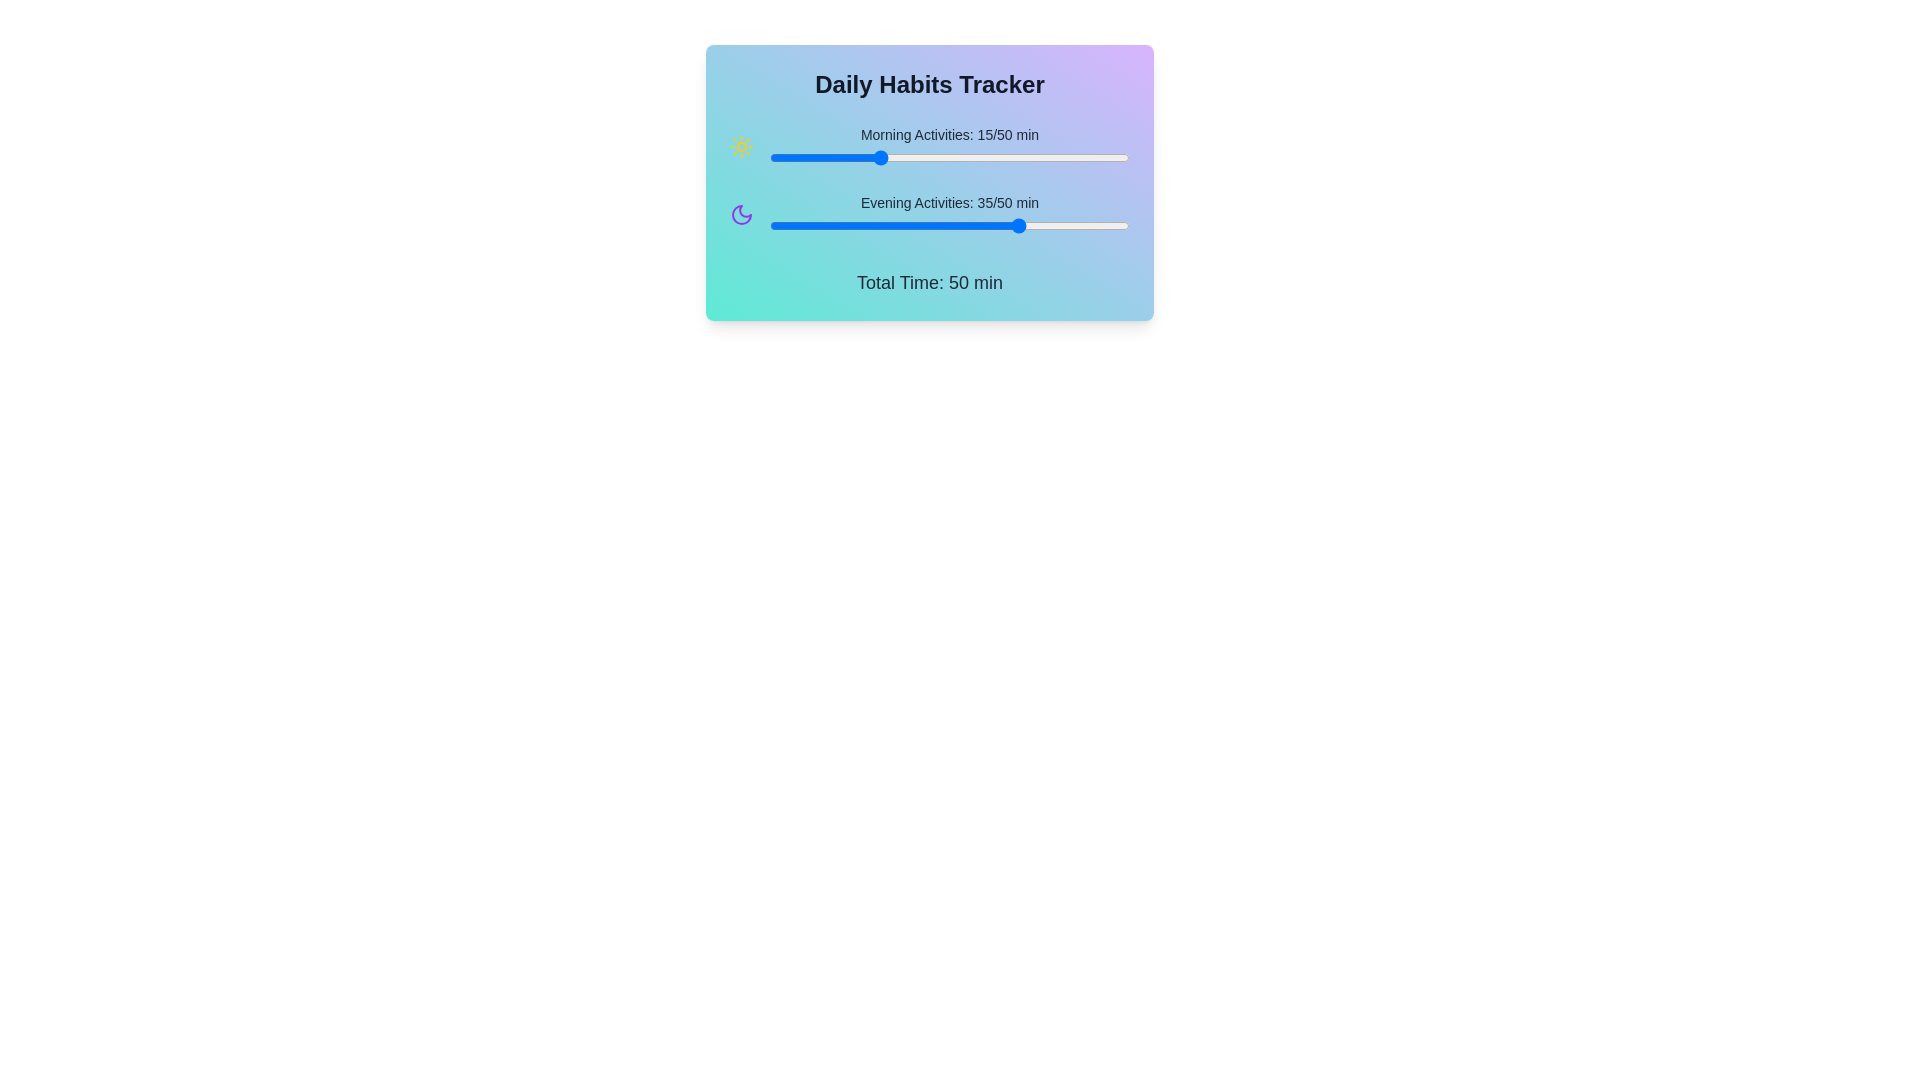 This screenshot has width=1920, height=1080. I want to click on the evening activity time, so click(870, 225).